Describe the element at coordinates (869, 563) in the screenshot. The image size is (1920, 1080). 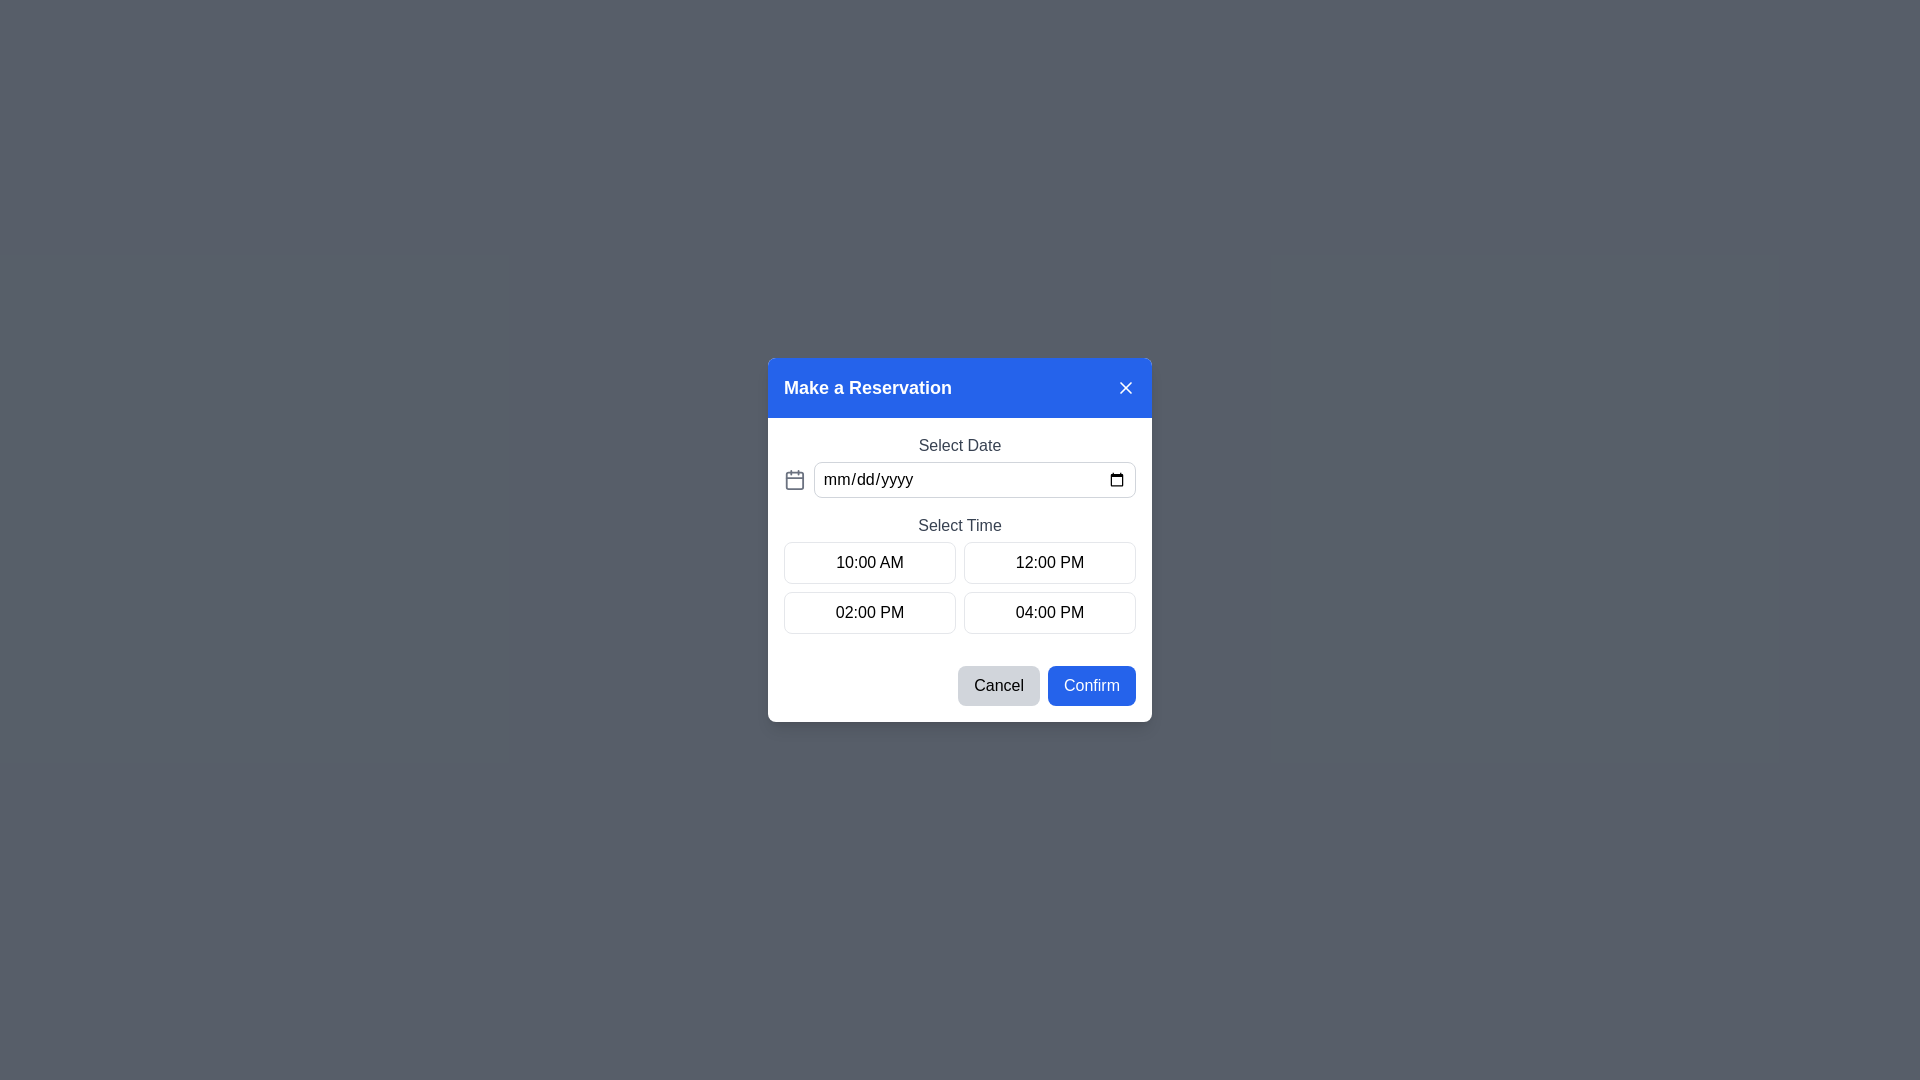
I see `the first time selection button labeled '10:00 AM' located in the first row and first column of the time-selection grid` at that location.